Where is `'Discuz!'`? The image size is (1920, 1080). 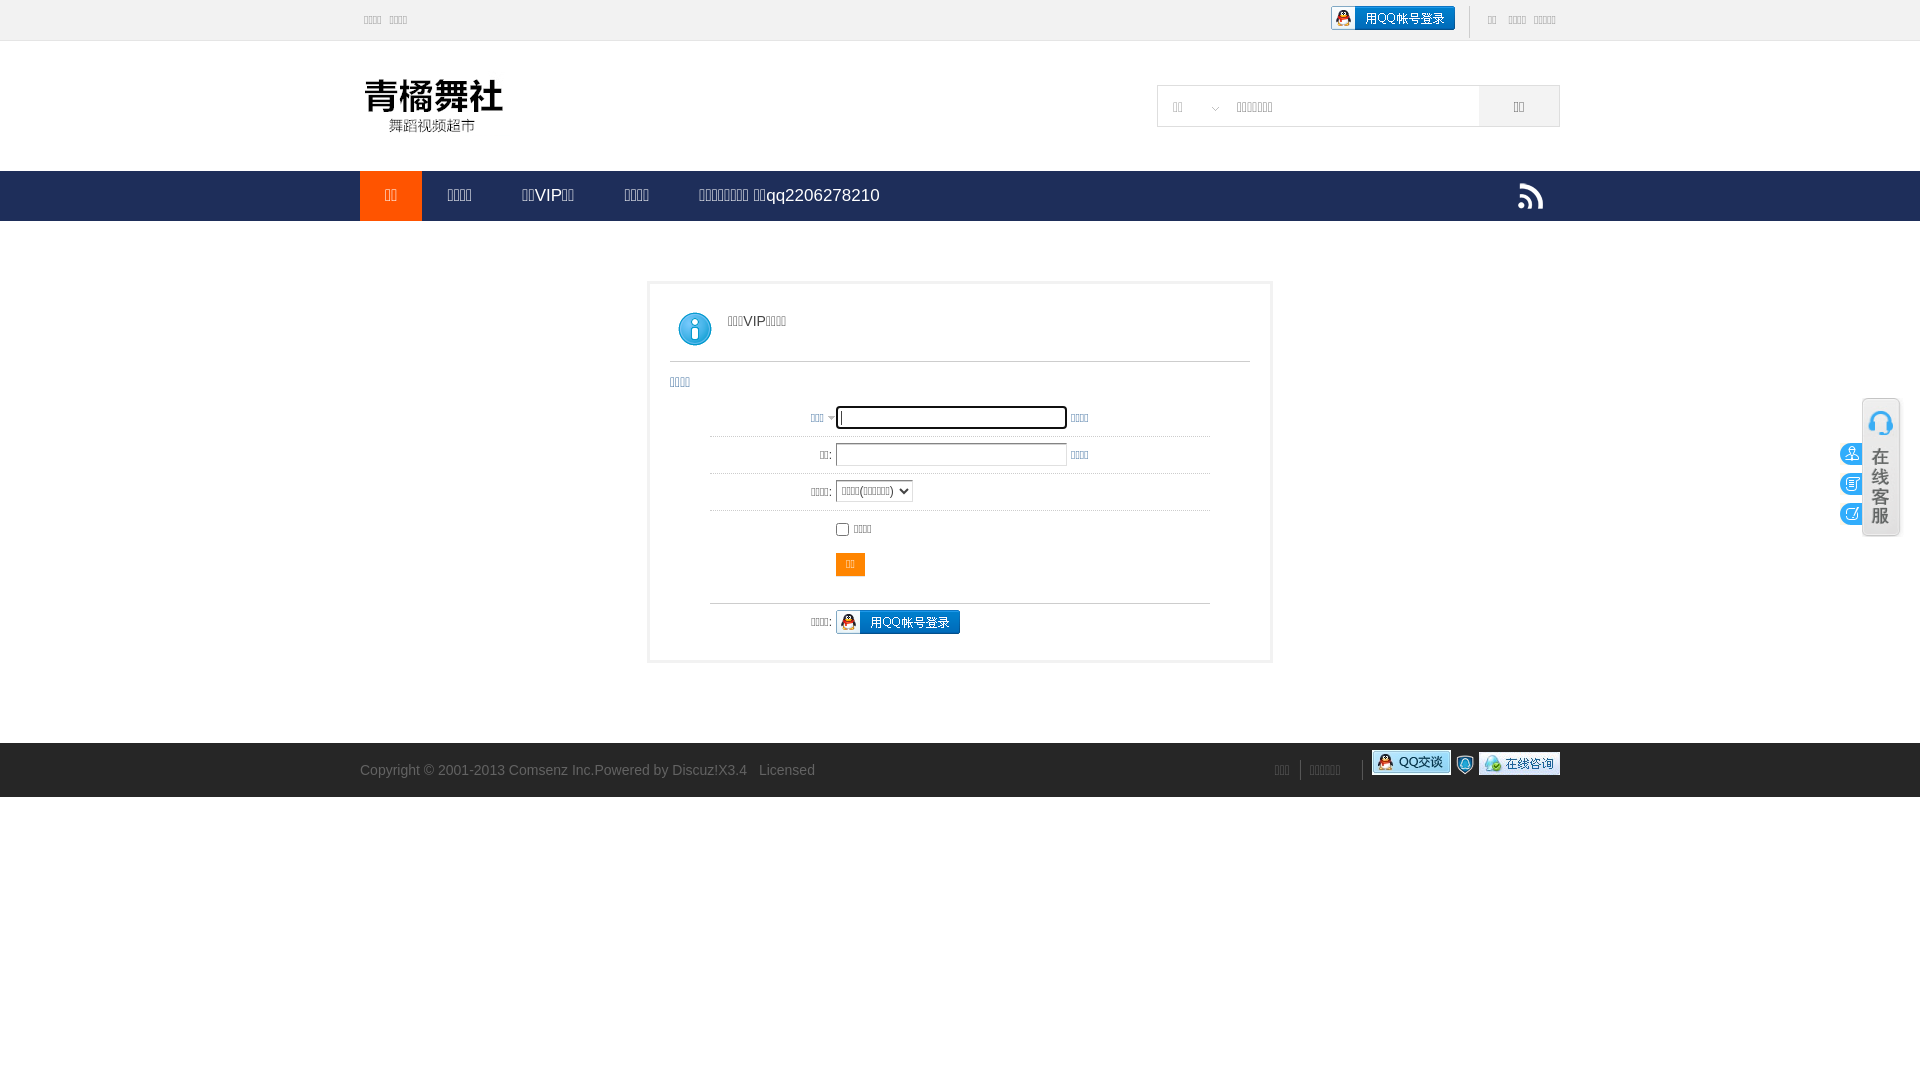 'Discuz!' is located at coordinates (695, 769).